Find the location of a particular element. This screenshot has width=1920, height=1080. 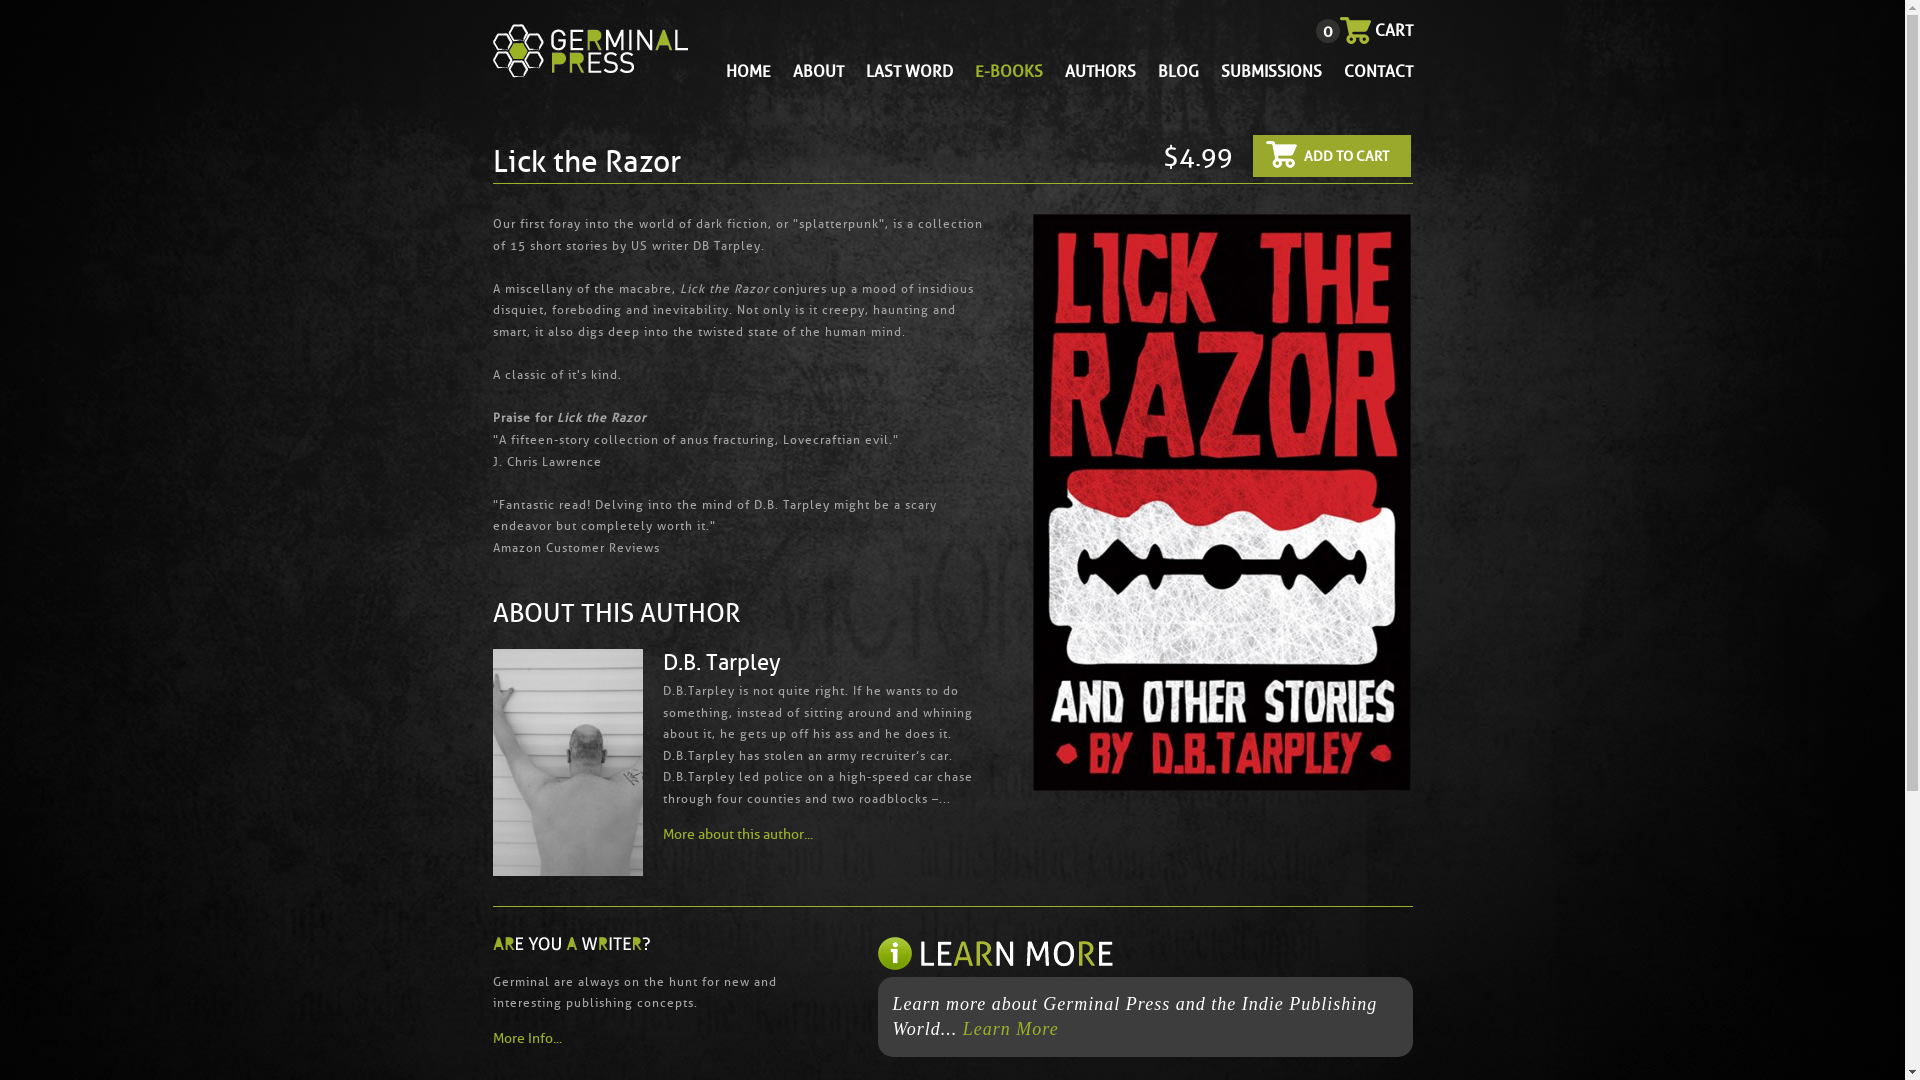

'Learn More' is located at coordinates (963, 1029).